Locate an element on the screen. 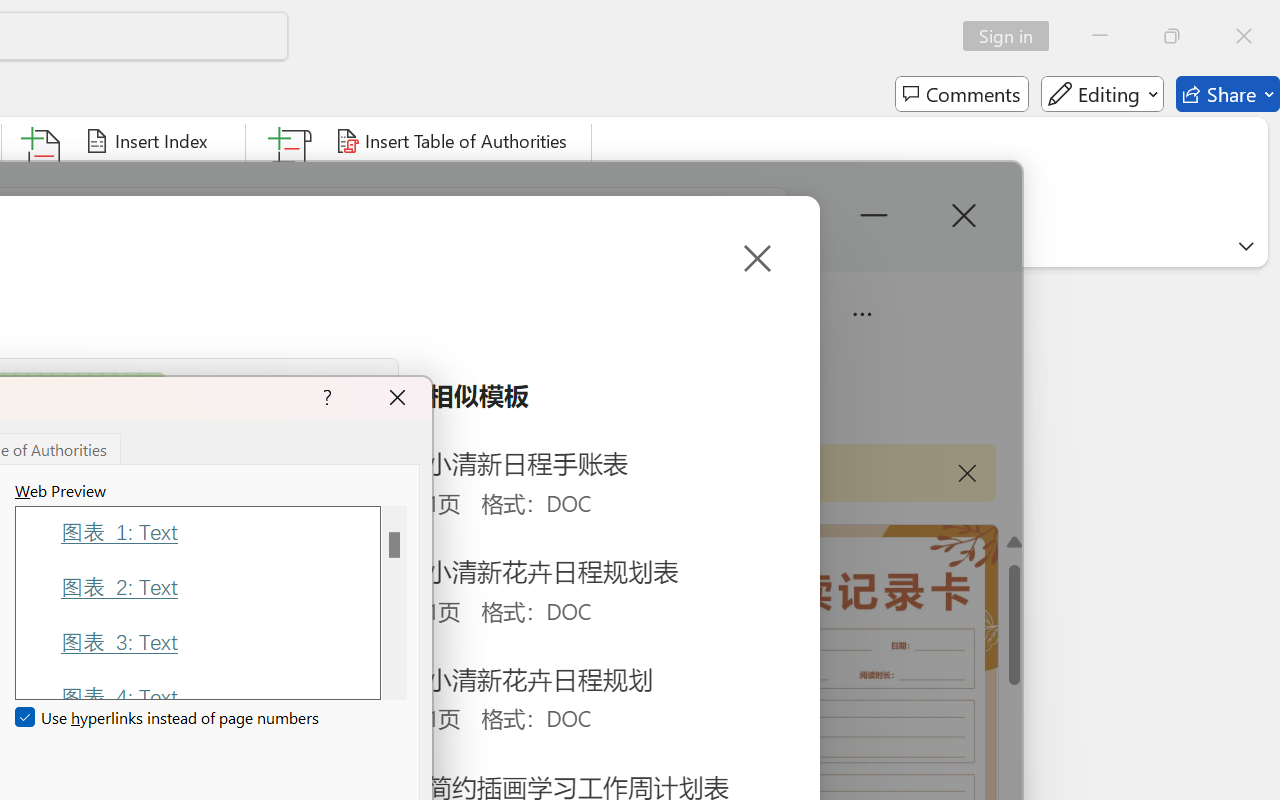 The width and height of the screenshot is (1280, 800). 'Mark Citation...' is located at coordinates (291, 179).